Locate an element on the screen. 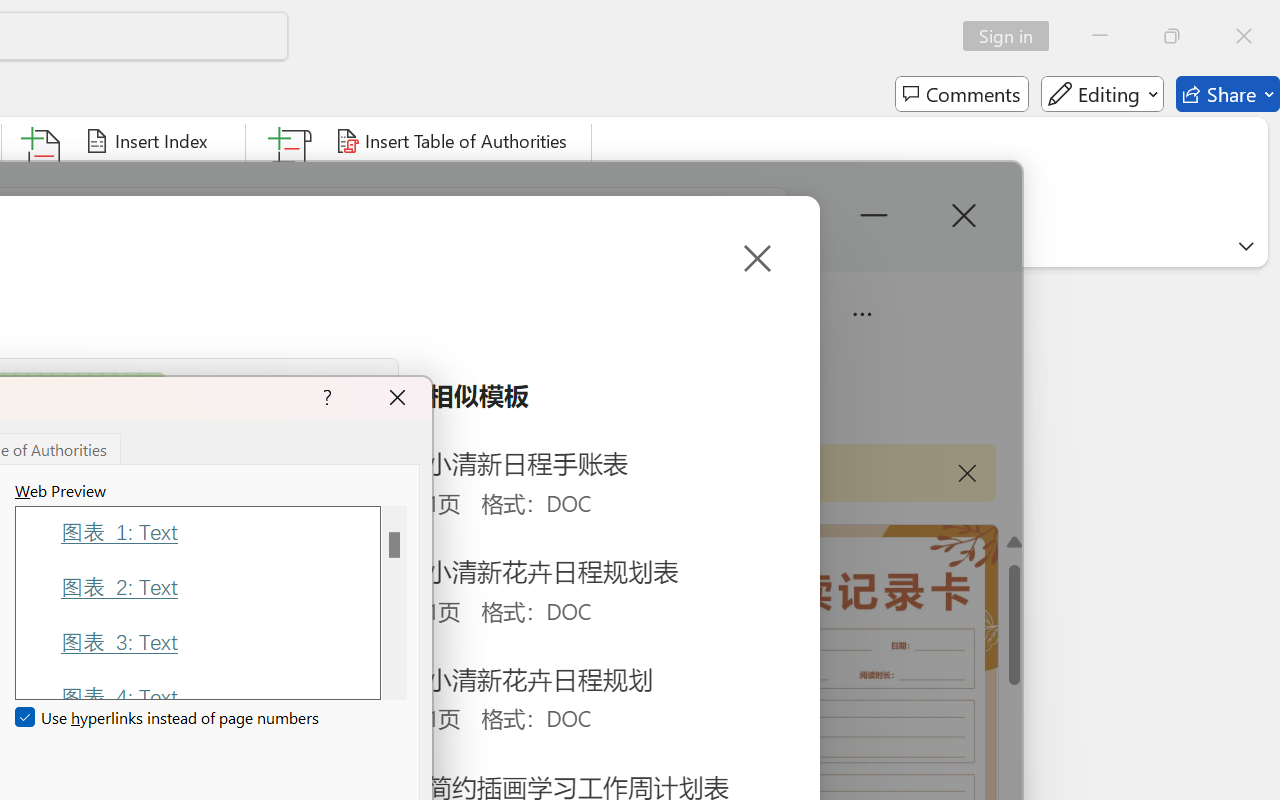 The width and height of the screenshot is (1280, 800). 'Mark Citation...' is located at coordinates (291, 179).